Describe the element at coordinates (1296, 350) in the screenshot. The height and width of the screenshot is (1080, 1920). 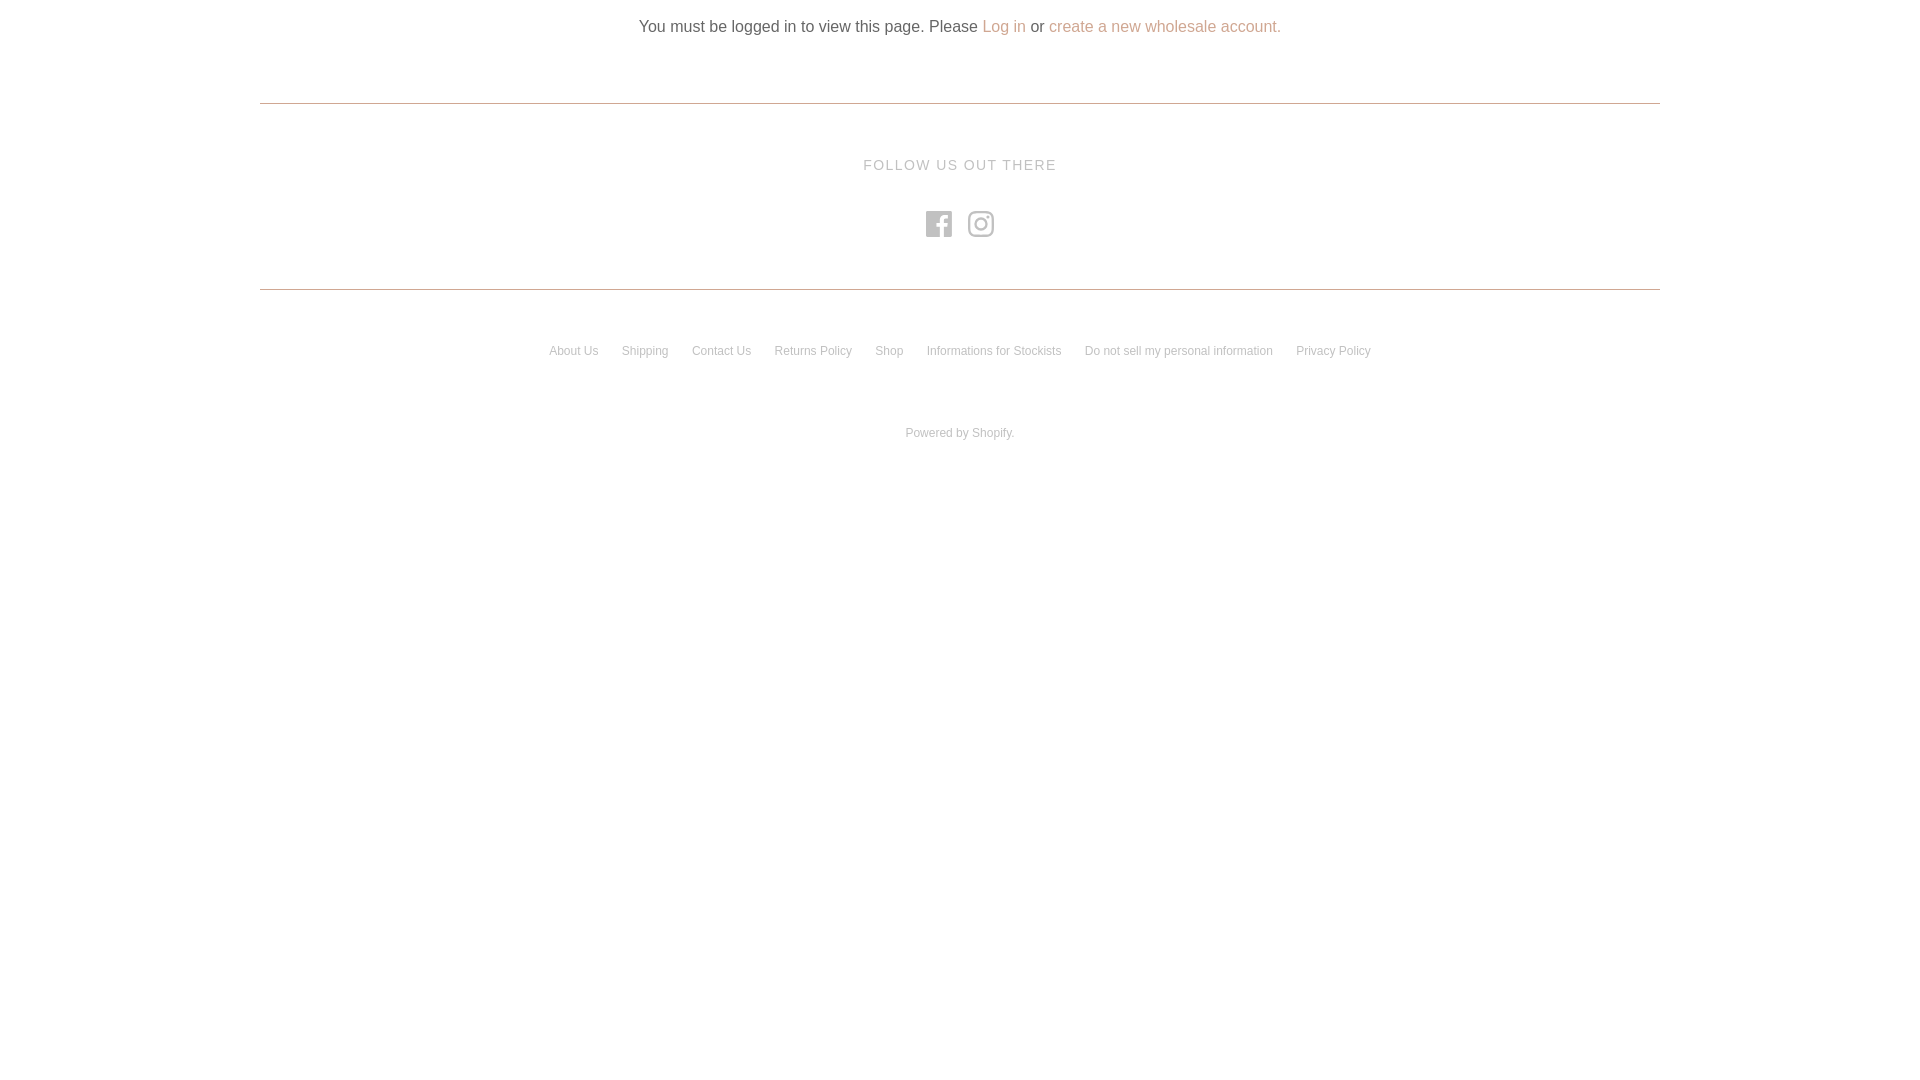
I see `'Privacy Policy'` at that location.